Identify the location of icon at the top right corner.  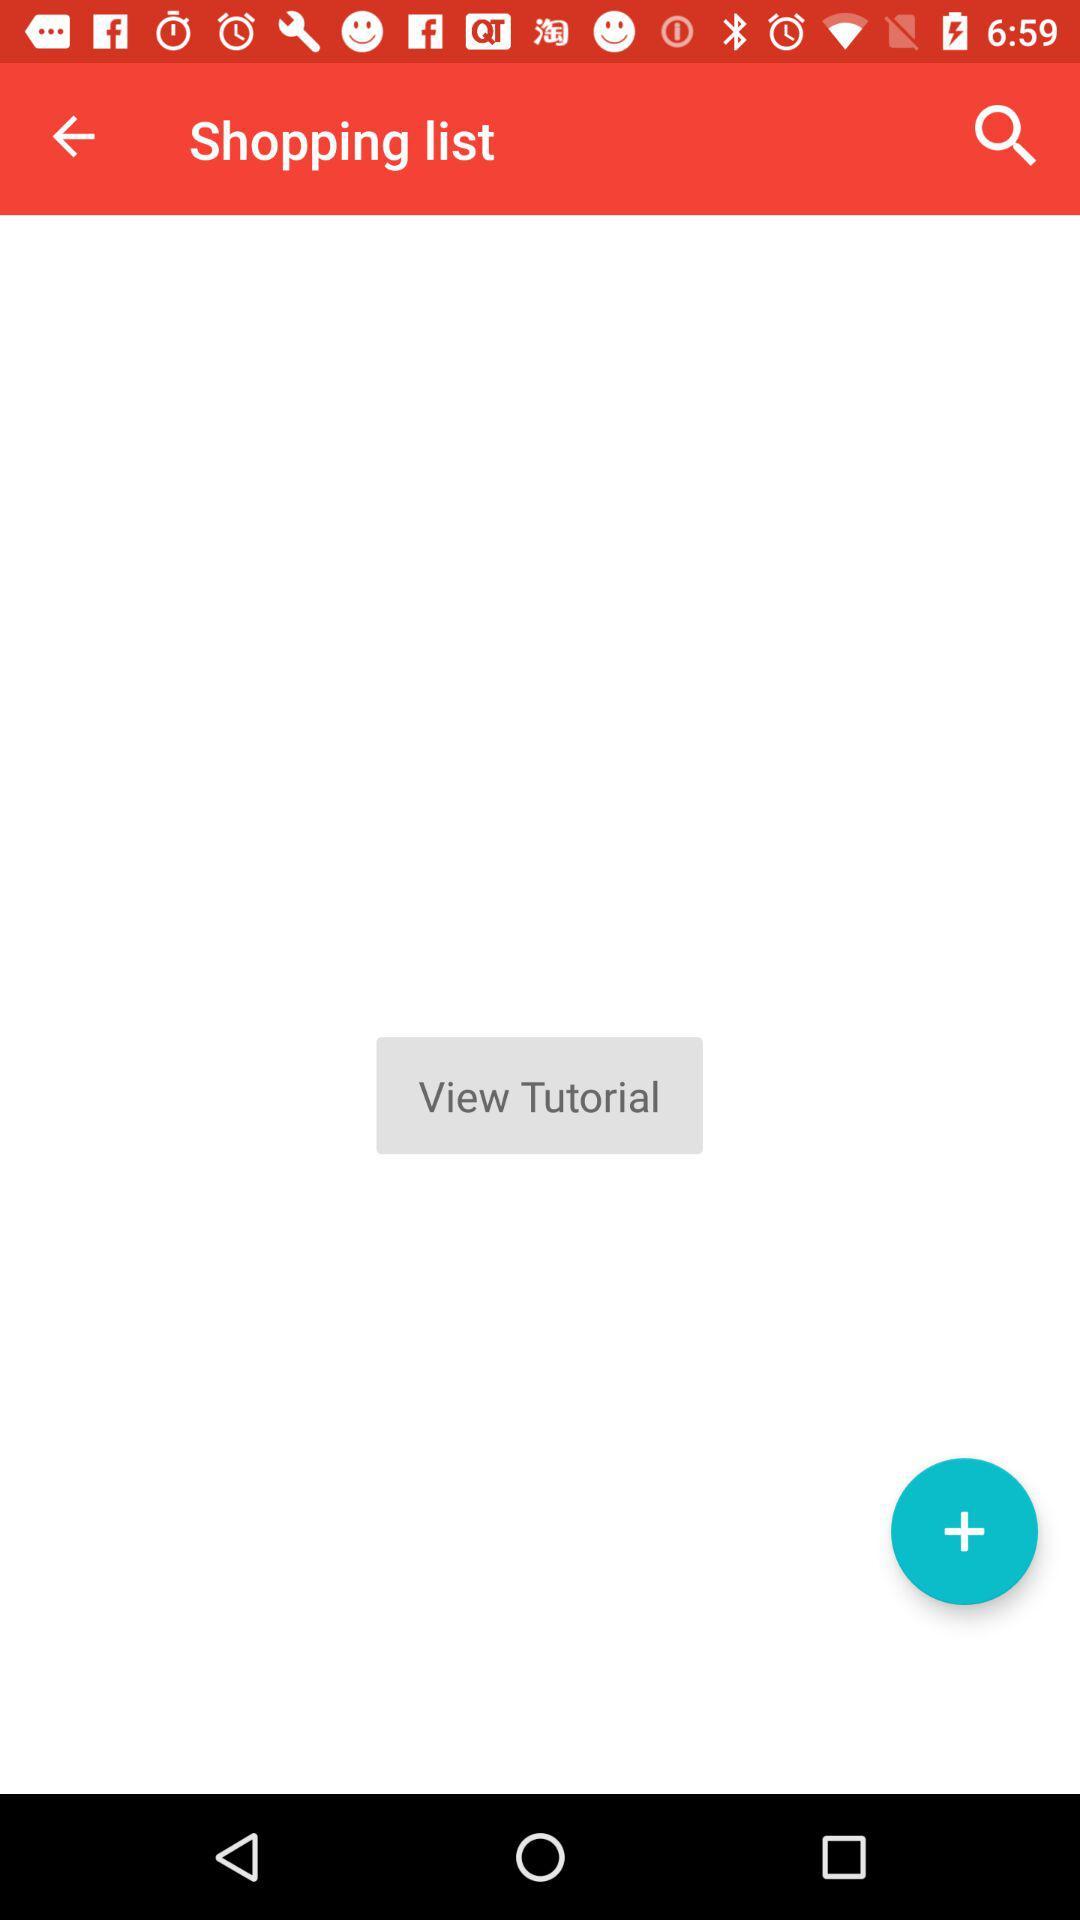
(1006, 135).